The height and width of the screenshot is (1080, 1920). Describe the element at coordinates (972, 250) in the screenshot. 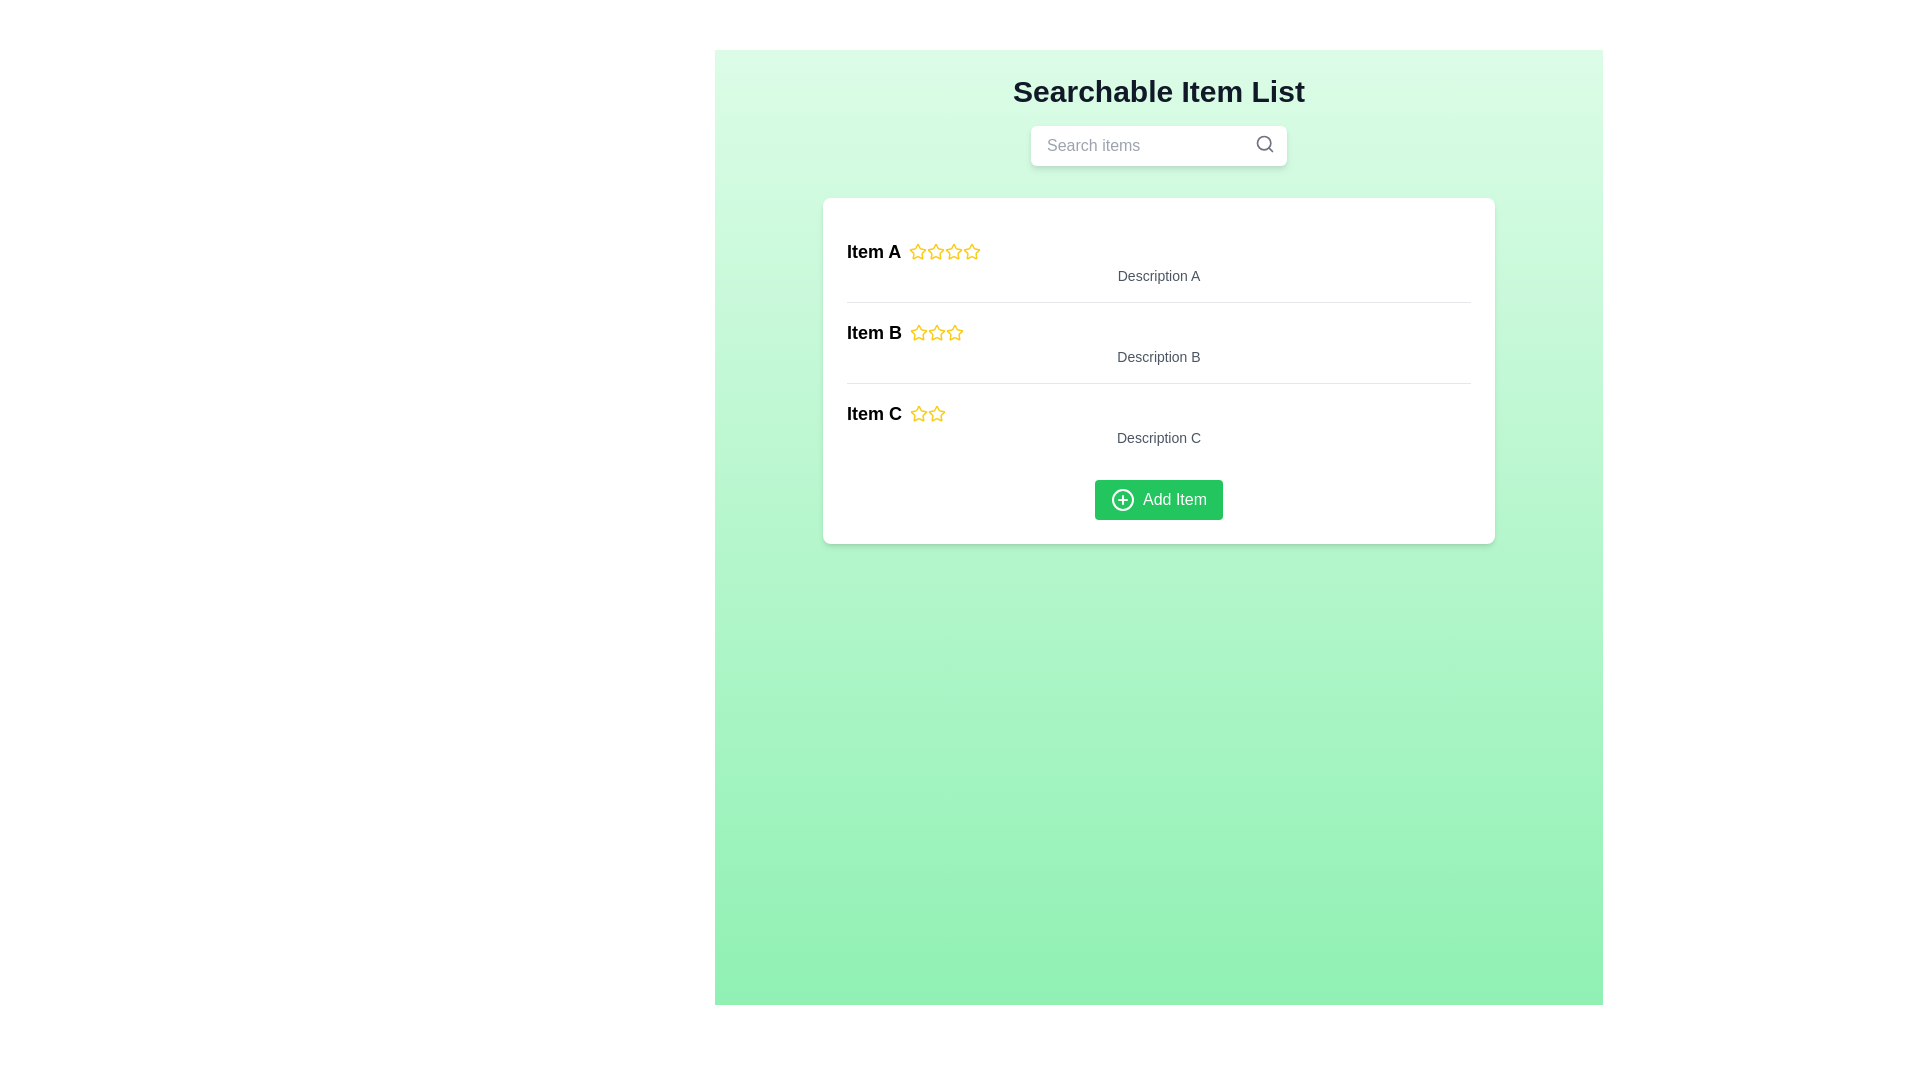

I see `the fifth Rating star icon with a yellow outline next to the label 'Item A'` at that location.